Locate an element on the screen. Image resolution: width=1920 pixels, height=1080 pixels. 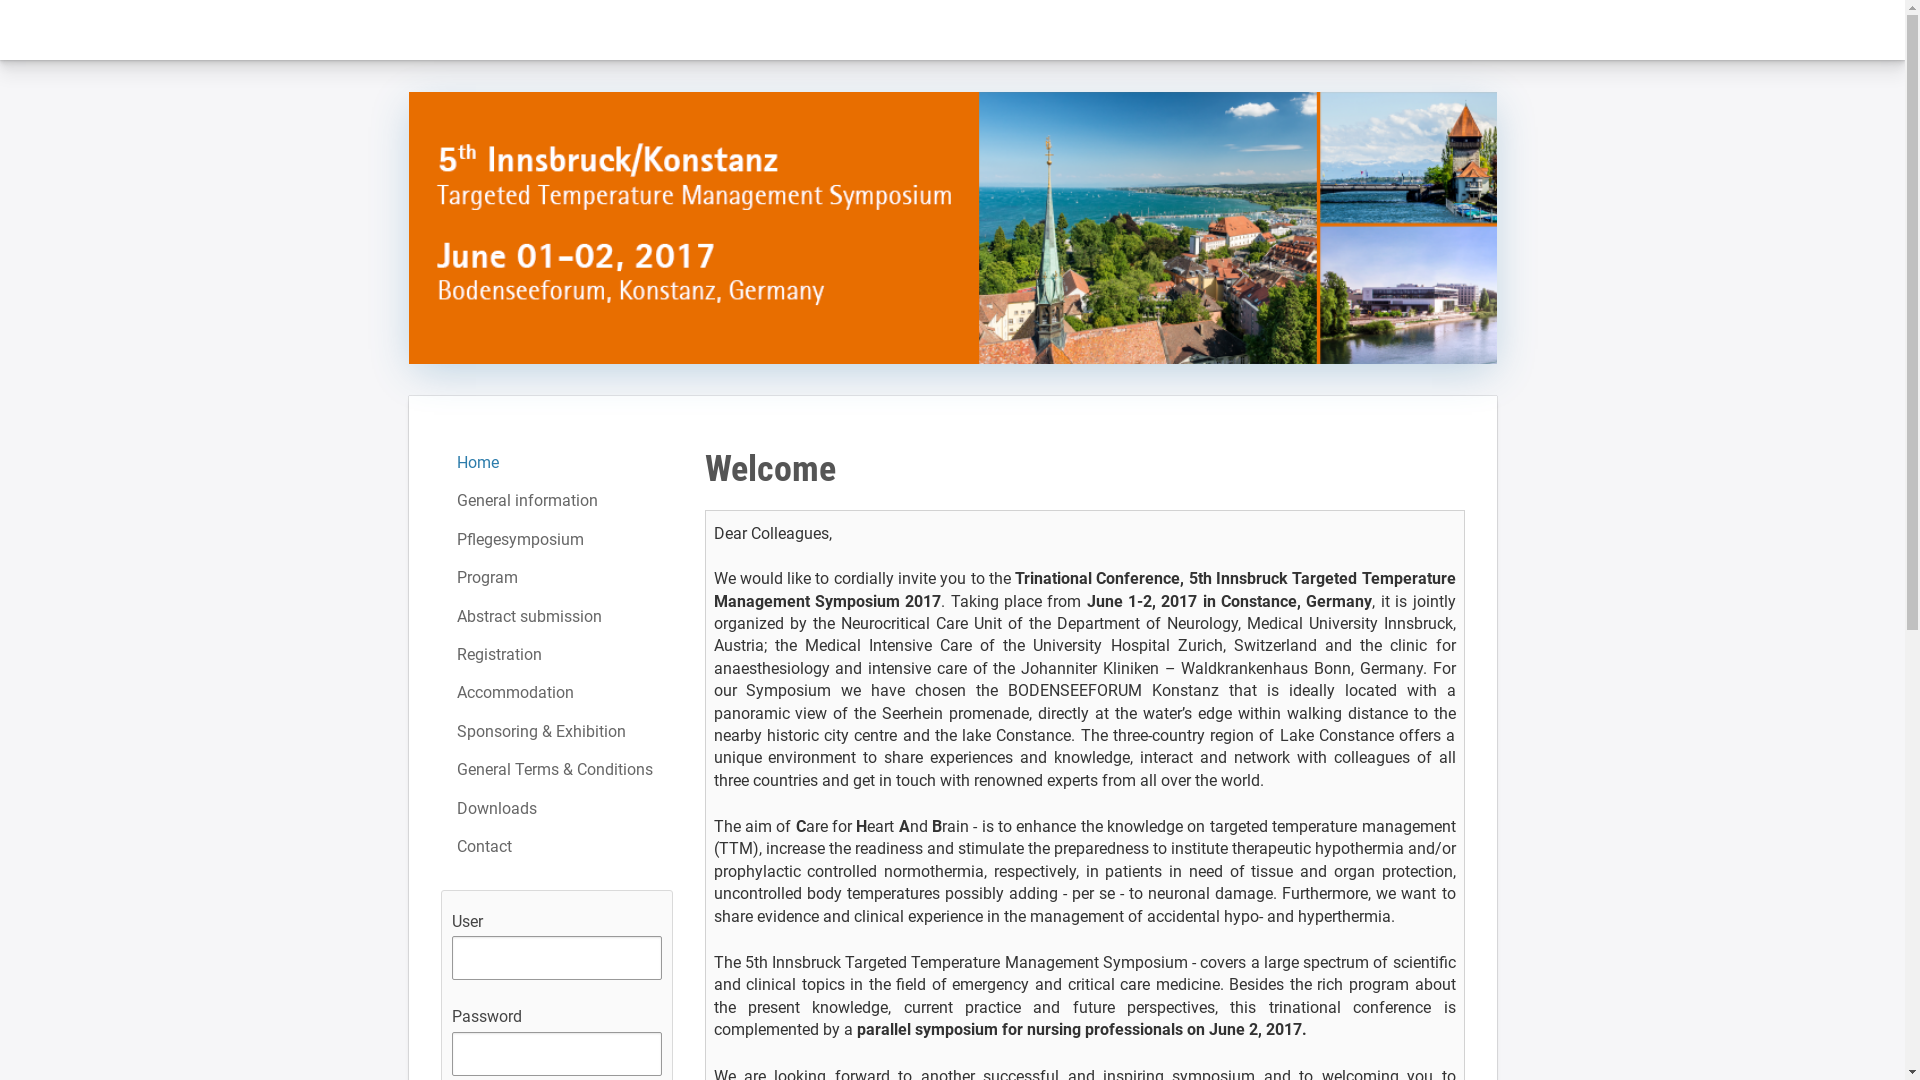
'General Terms & Conditions' is located at coordinates (439, 769).